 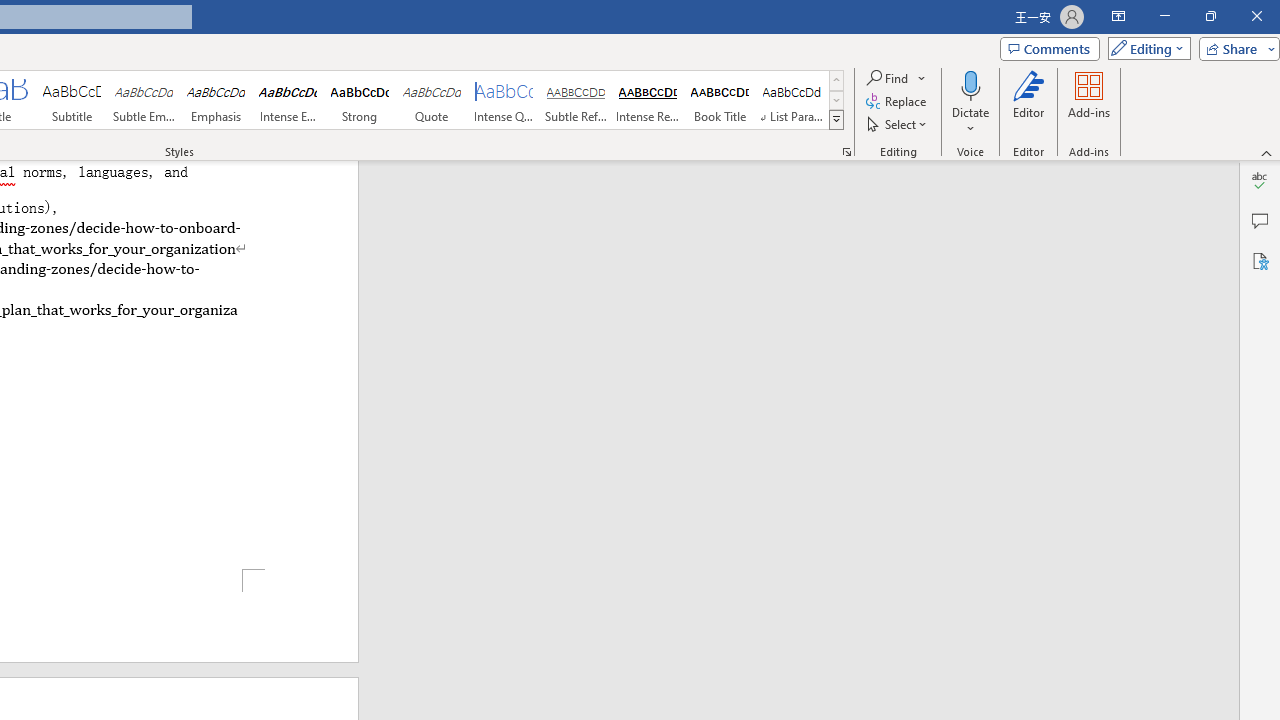 I want to click on 'Styles', so click(x=836, y=120).